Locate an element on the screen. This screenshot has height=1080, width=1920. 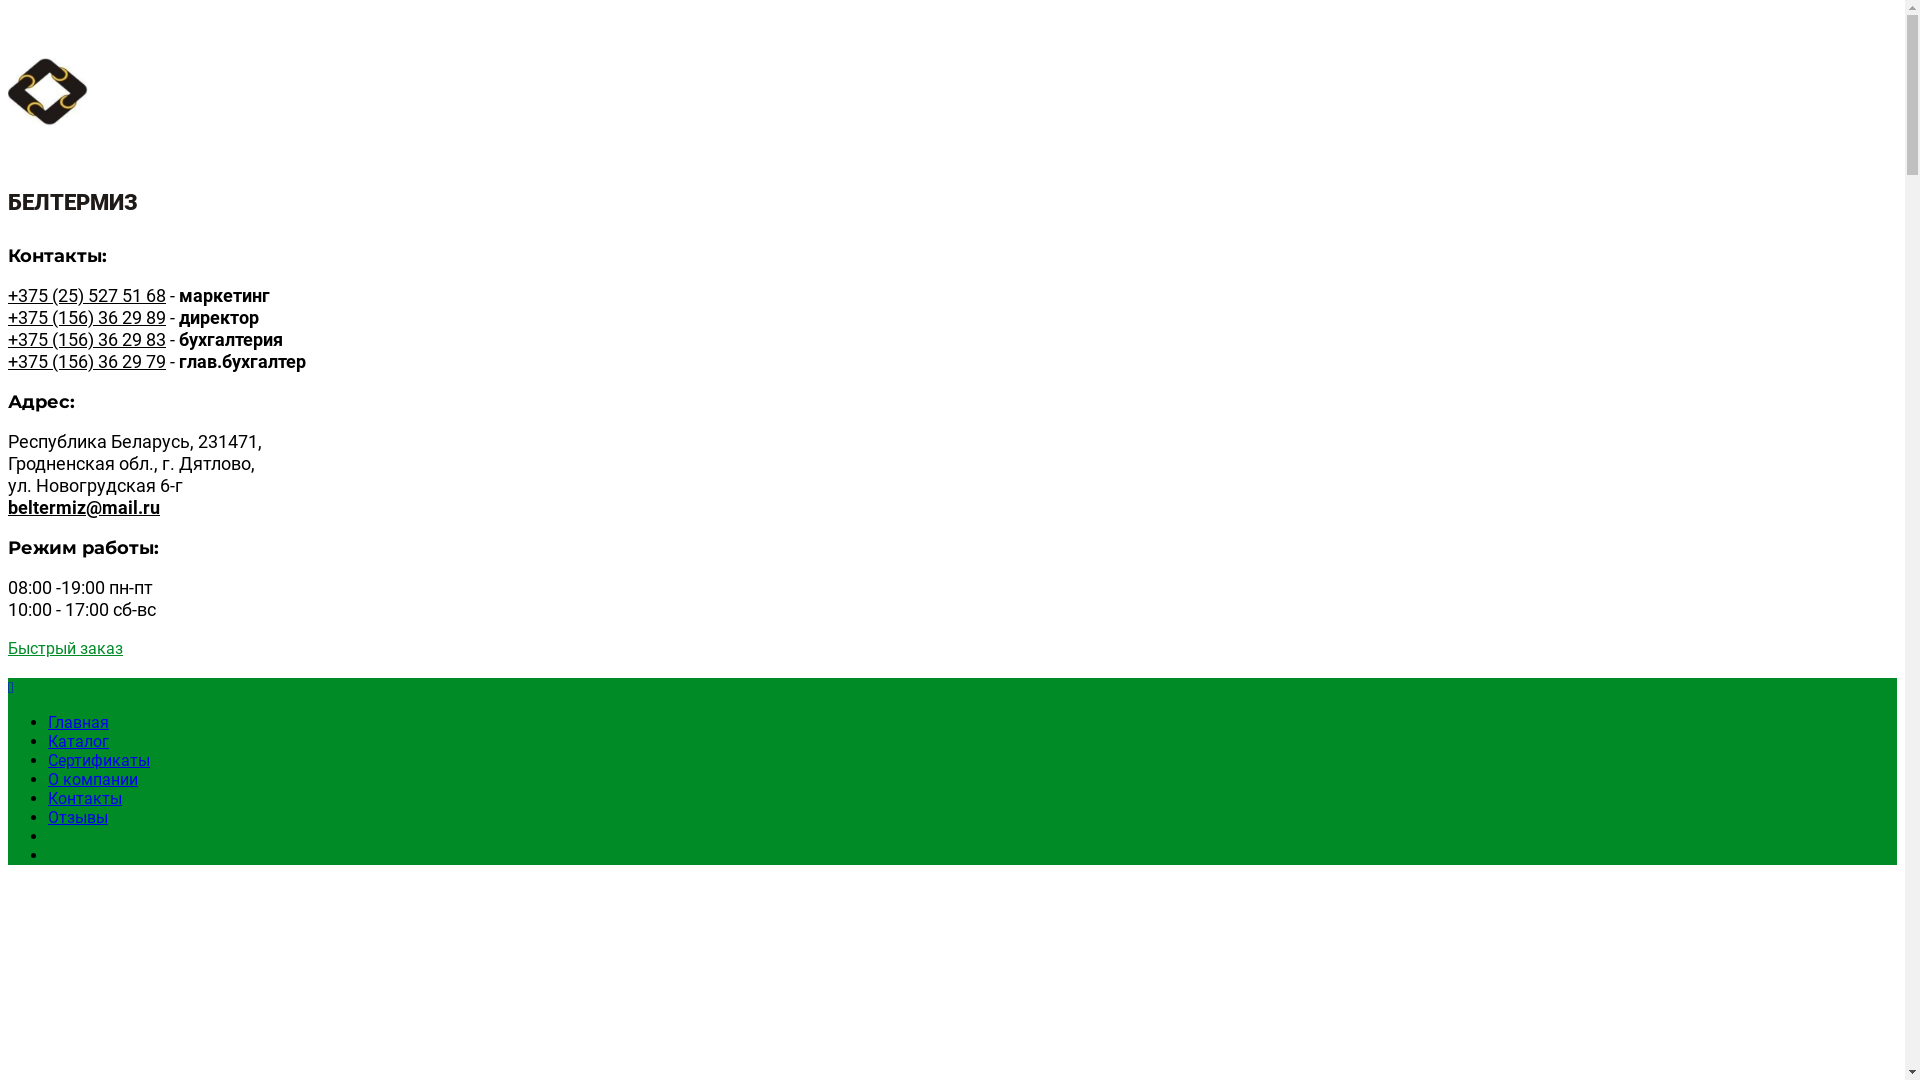
'beltermiz@mail.ru' is located at coordinates (82, 506).